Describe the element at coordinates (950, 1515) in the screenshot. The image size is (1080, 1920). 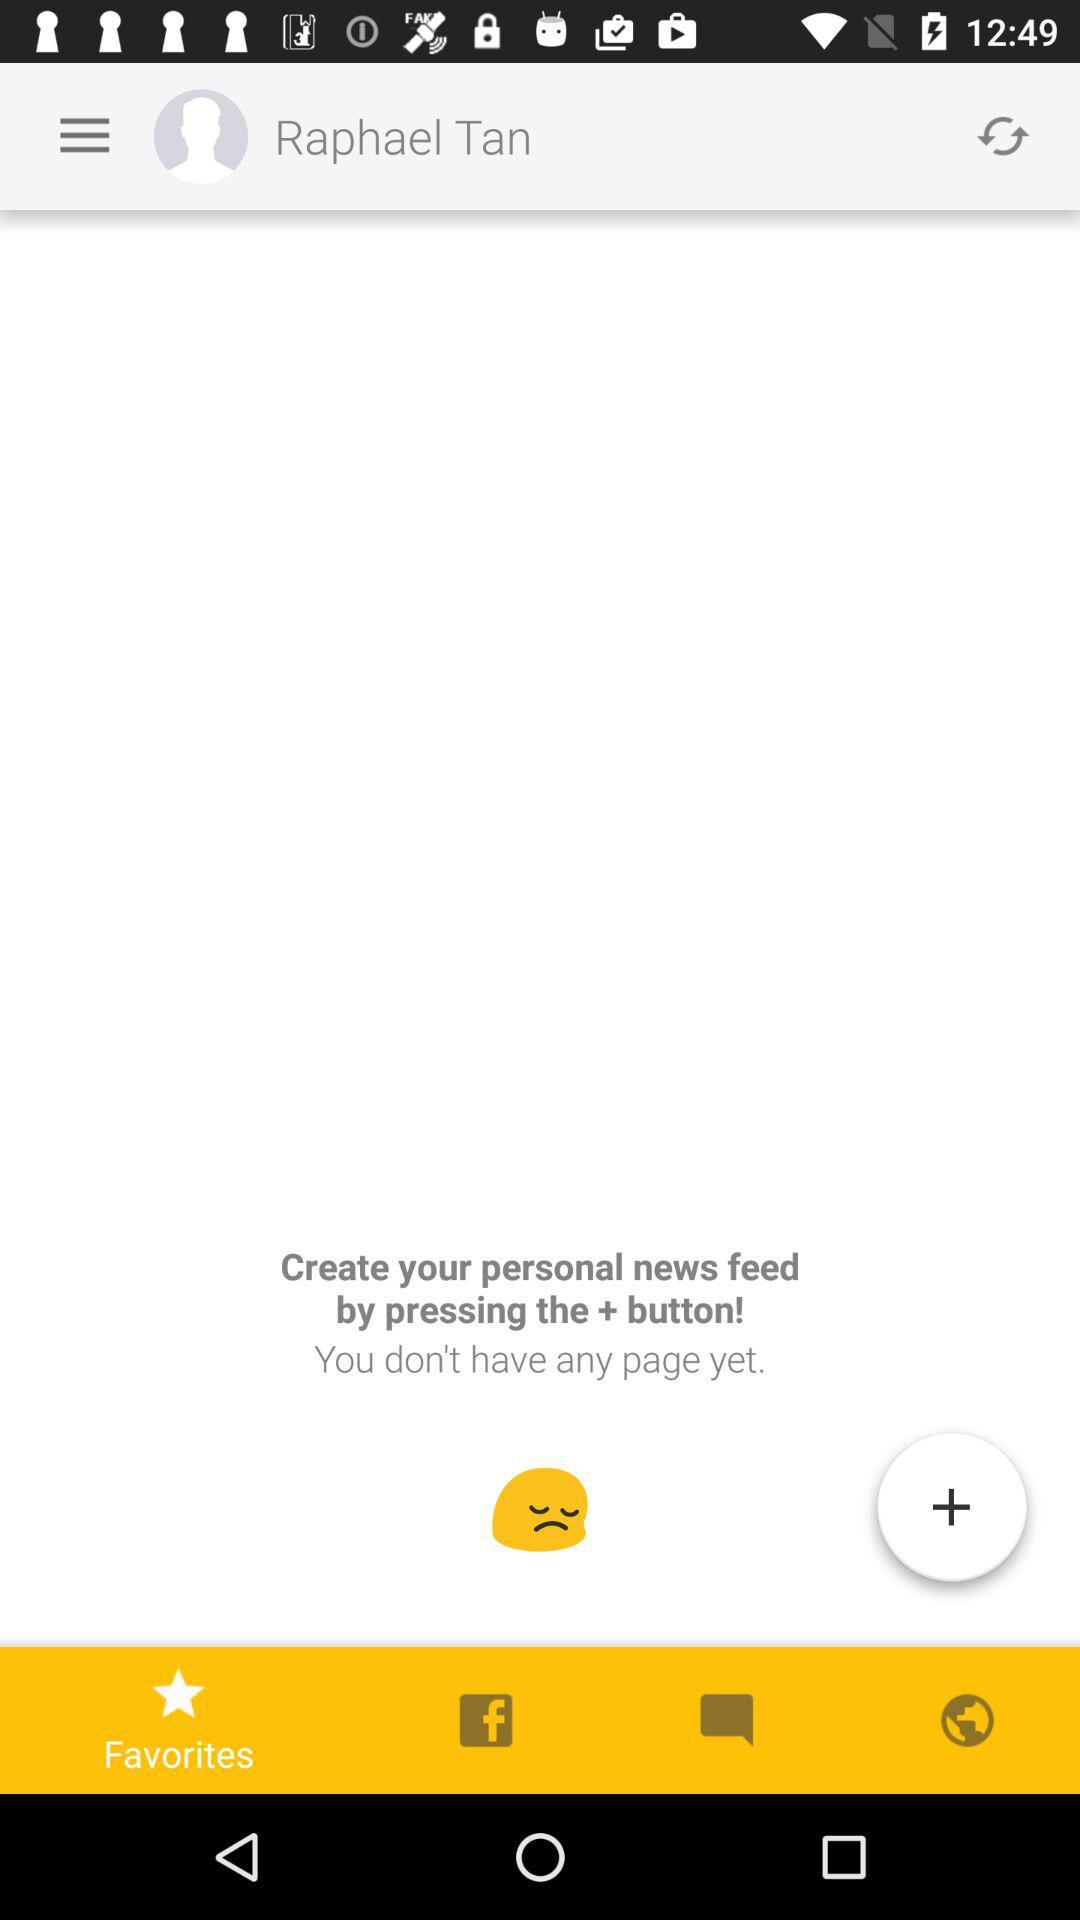
I see `the add icon` at that location.